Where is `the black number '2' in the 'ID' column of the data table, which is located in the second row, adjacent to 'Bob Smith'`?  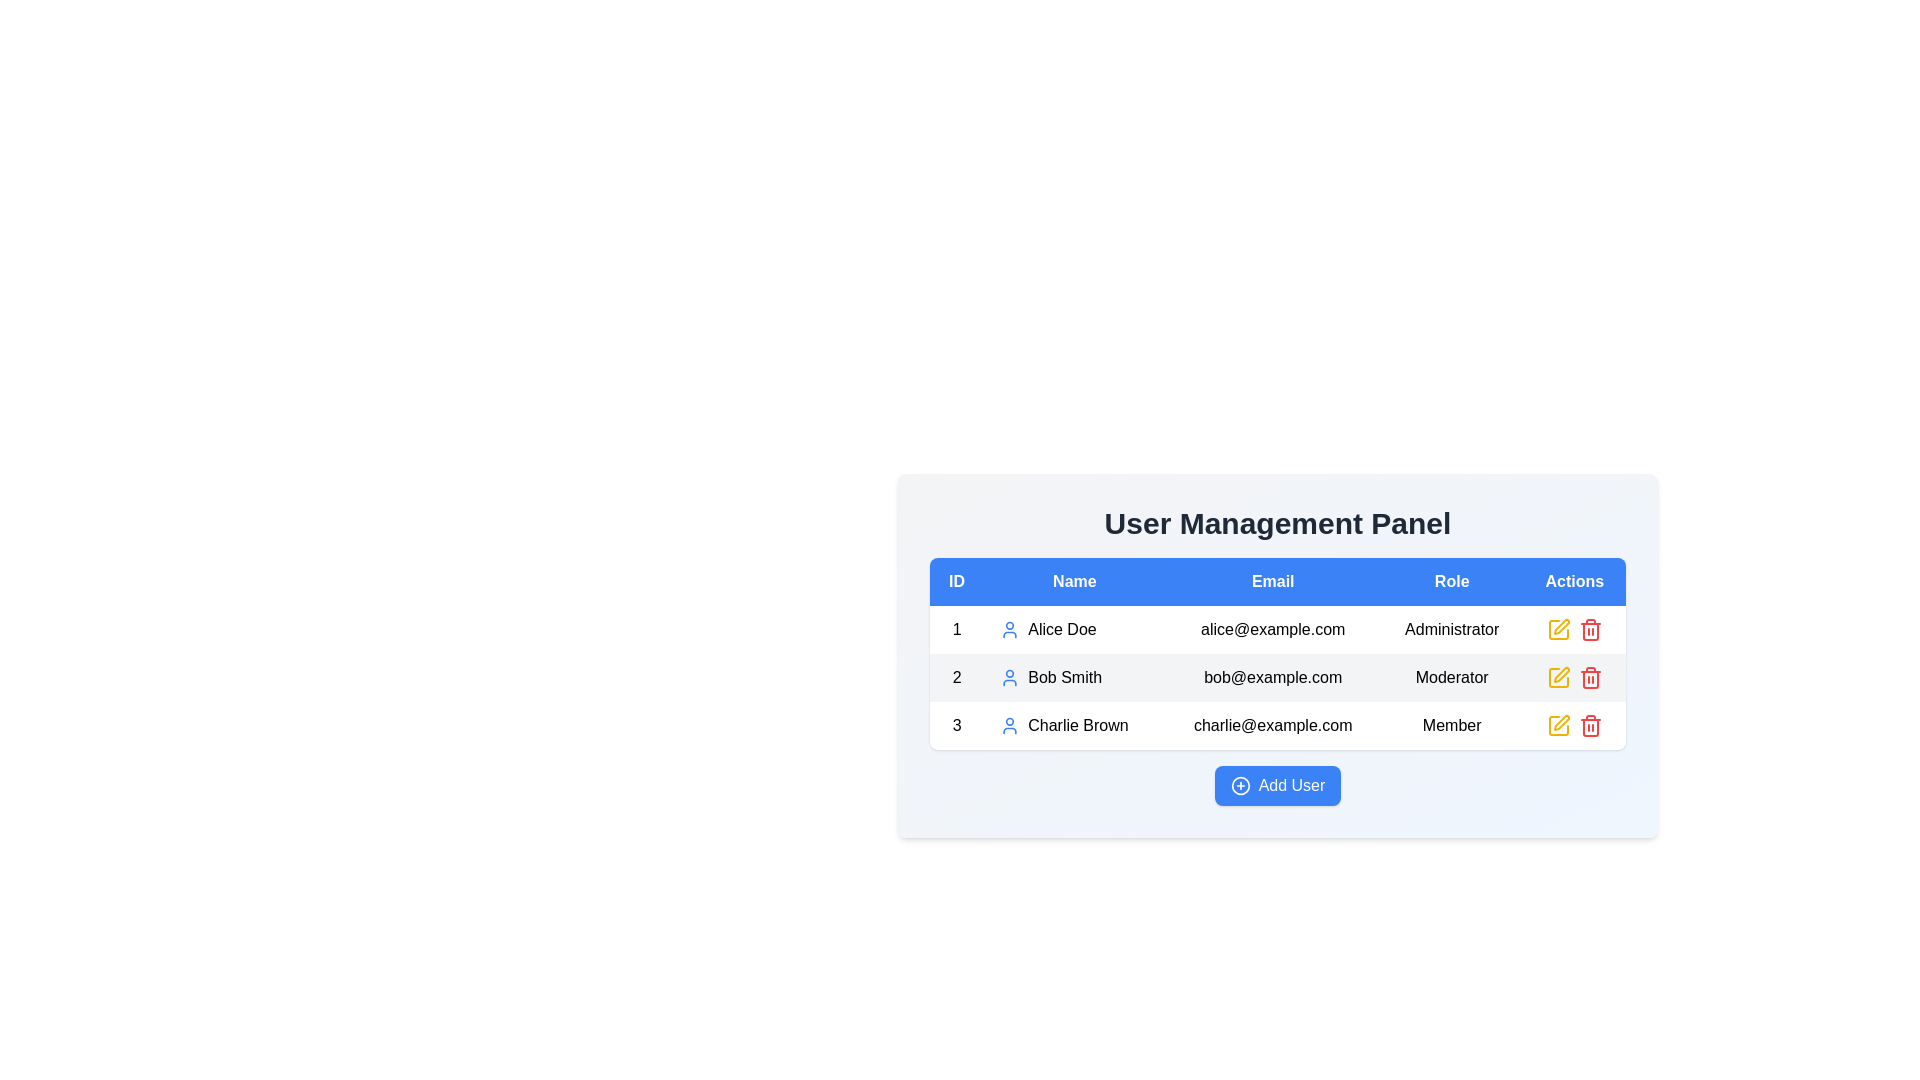
the black number '2' in the 'ID' column of the data table, which is located in the second row, adjacent to 'Bob Smith' is located at coordinates (956, 677).